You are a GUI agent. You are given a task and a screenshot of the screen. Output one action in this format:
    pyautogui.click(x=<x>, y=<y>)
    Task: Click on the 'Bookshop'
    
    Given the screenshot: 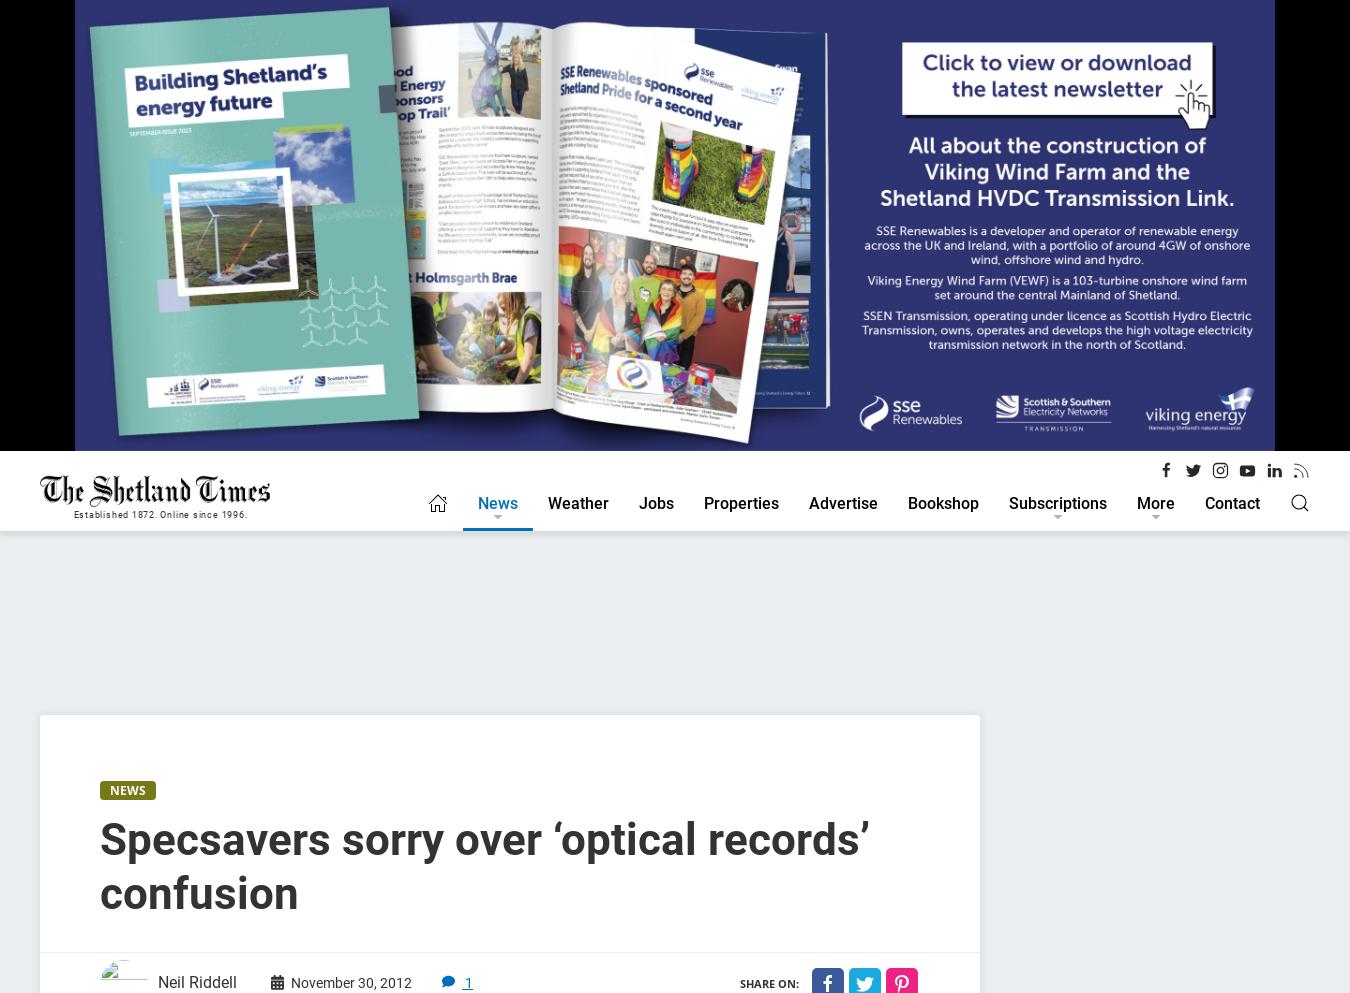 What is the action you would take?
    pyautogui.click(x=942, y=502)
    